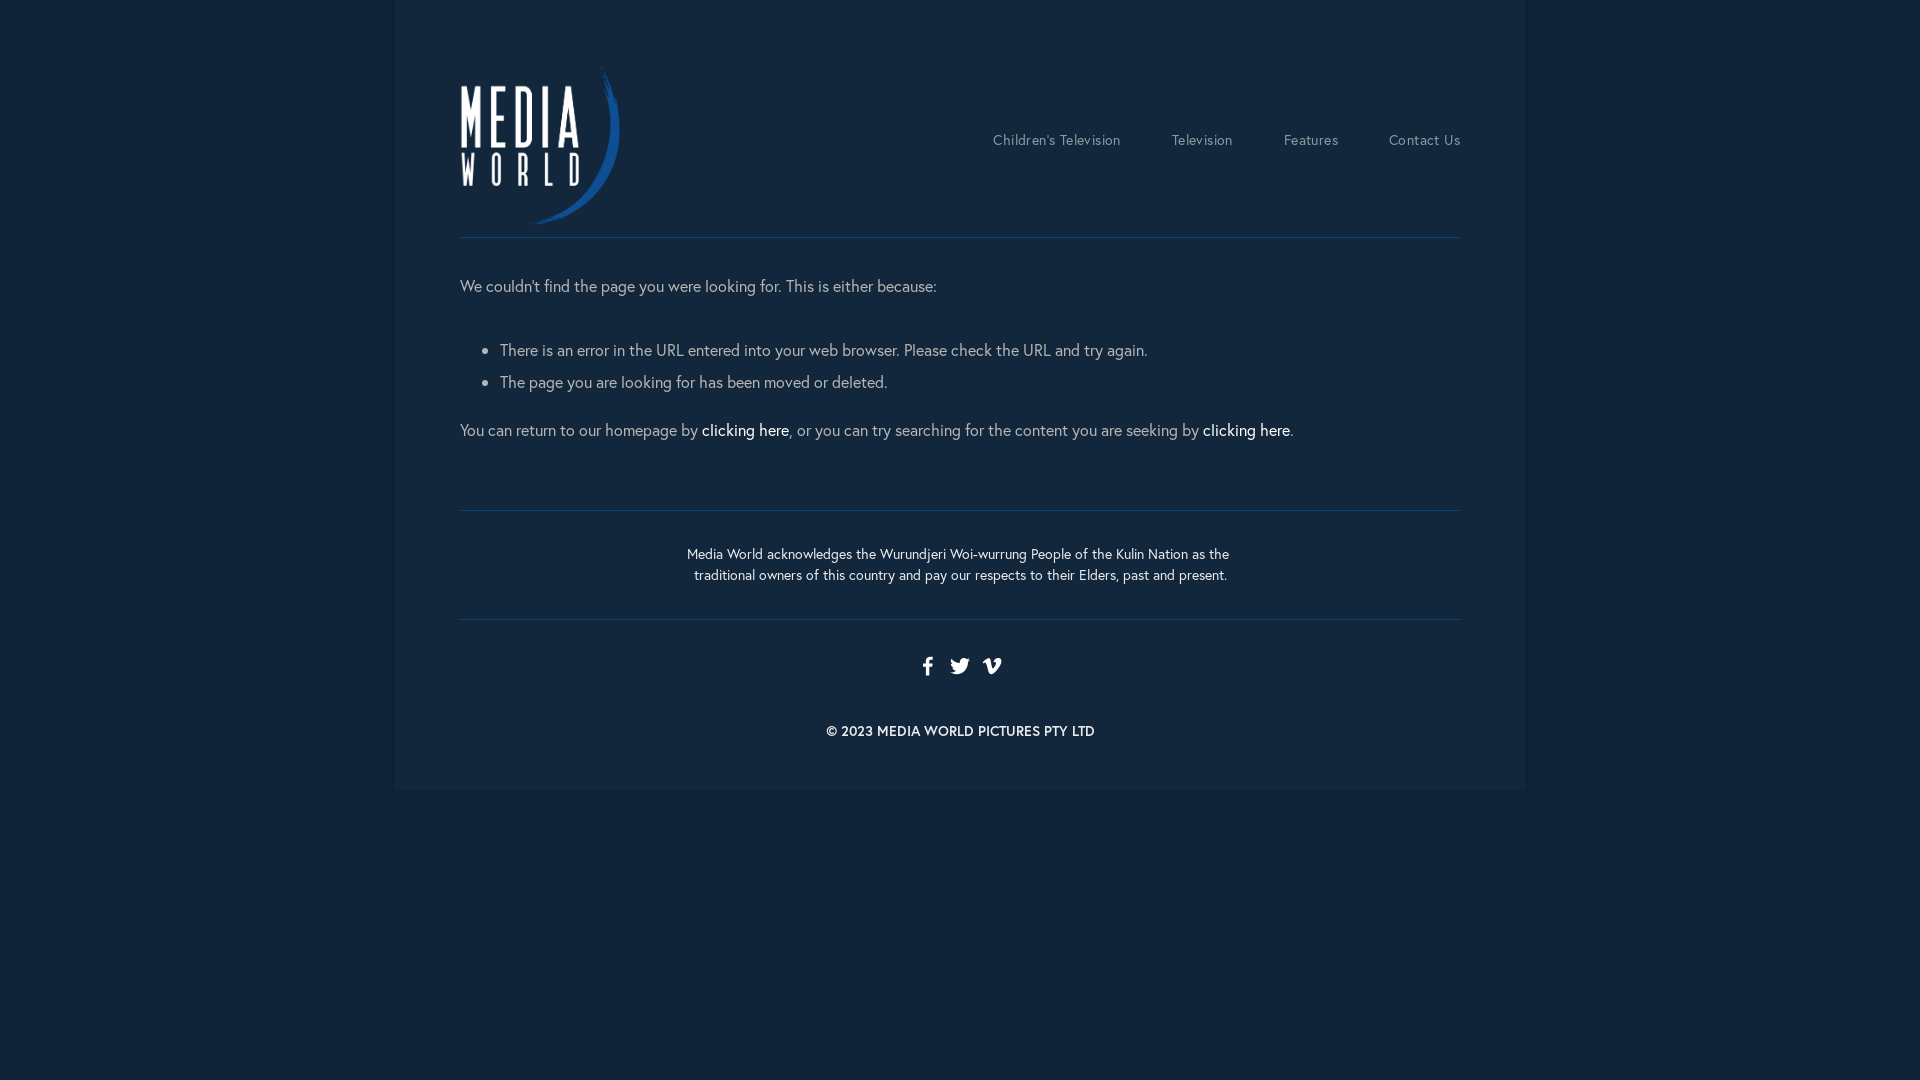 This screenshot has width=1920, height=1080. I want to click on 'Contact Us', so click(1423, 140).